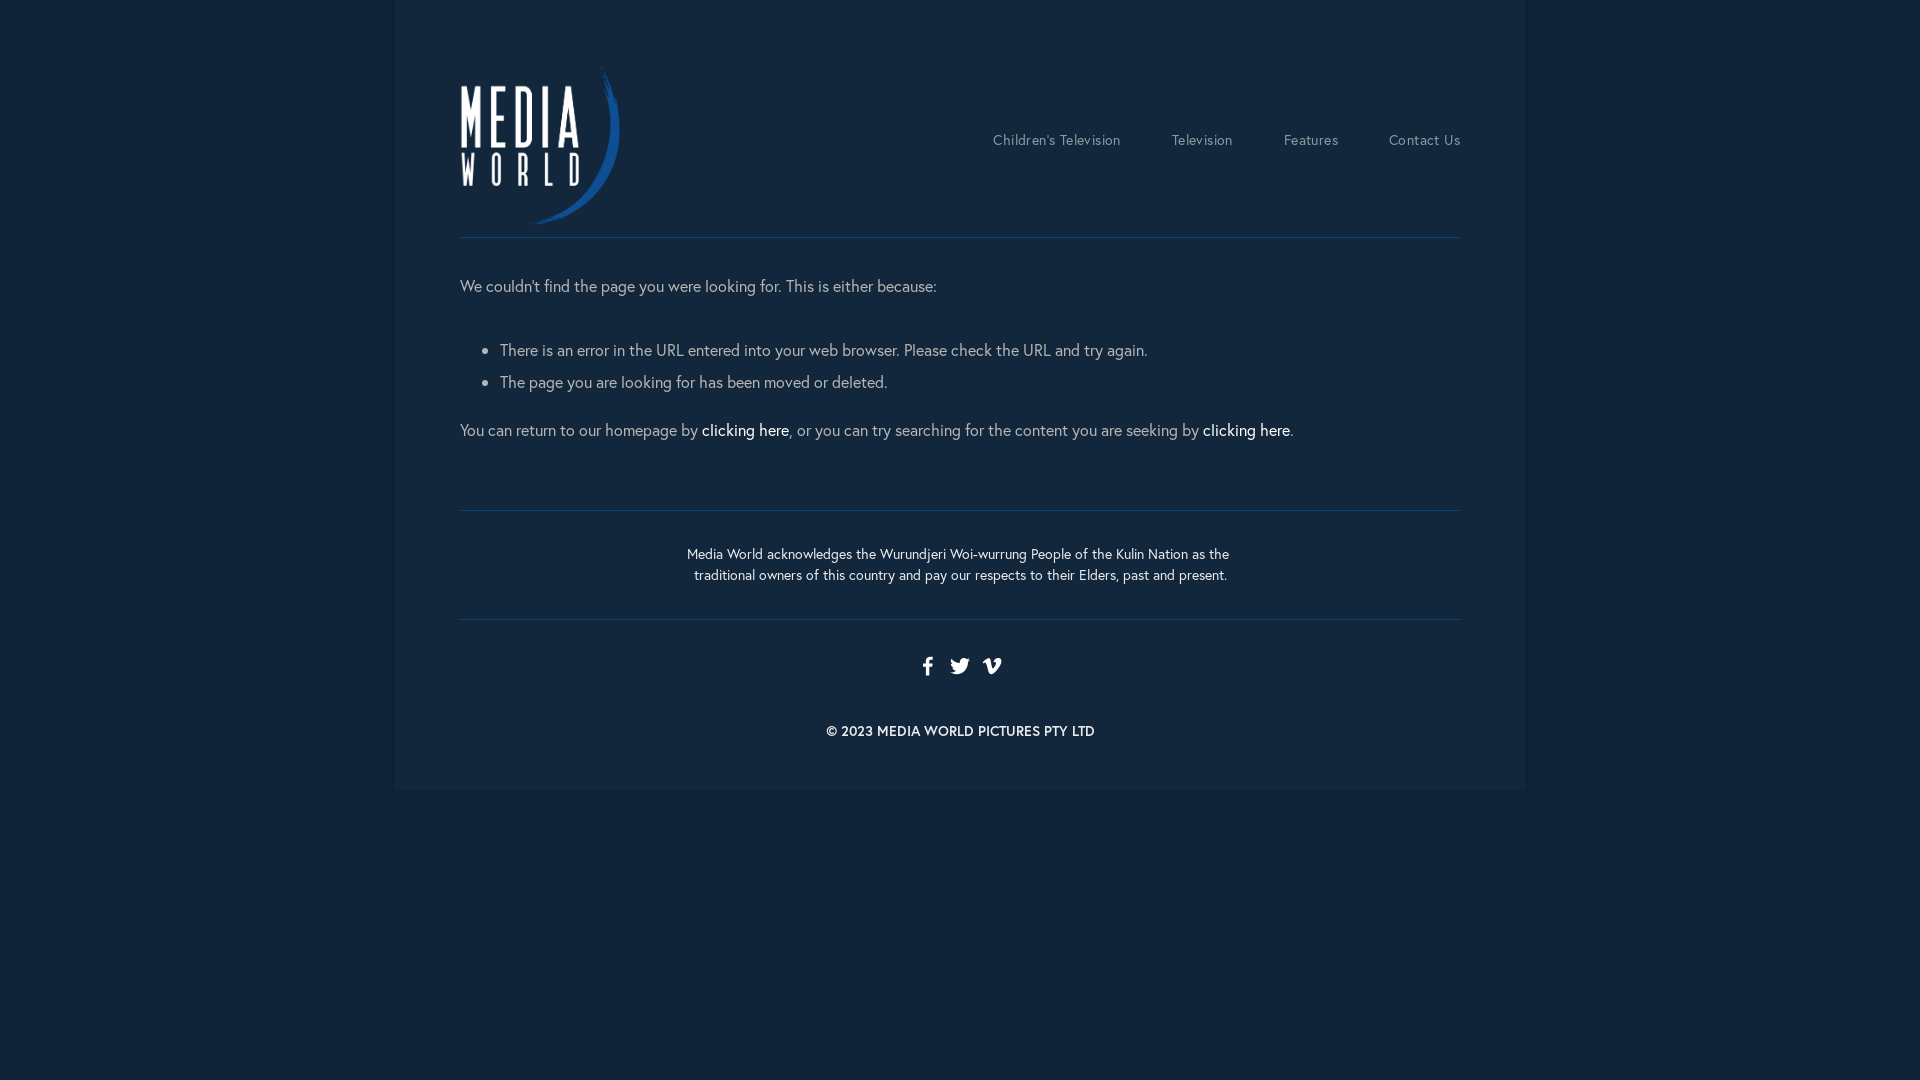 This screenshot has width=1920, height=1080. I want to click on 'Contact Us', so click(1423, 140).